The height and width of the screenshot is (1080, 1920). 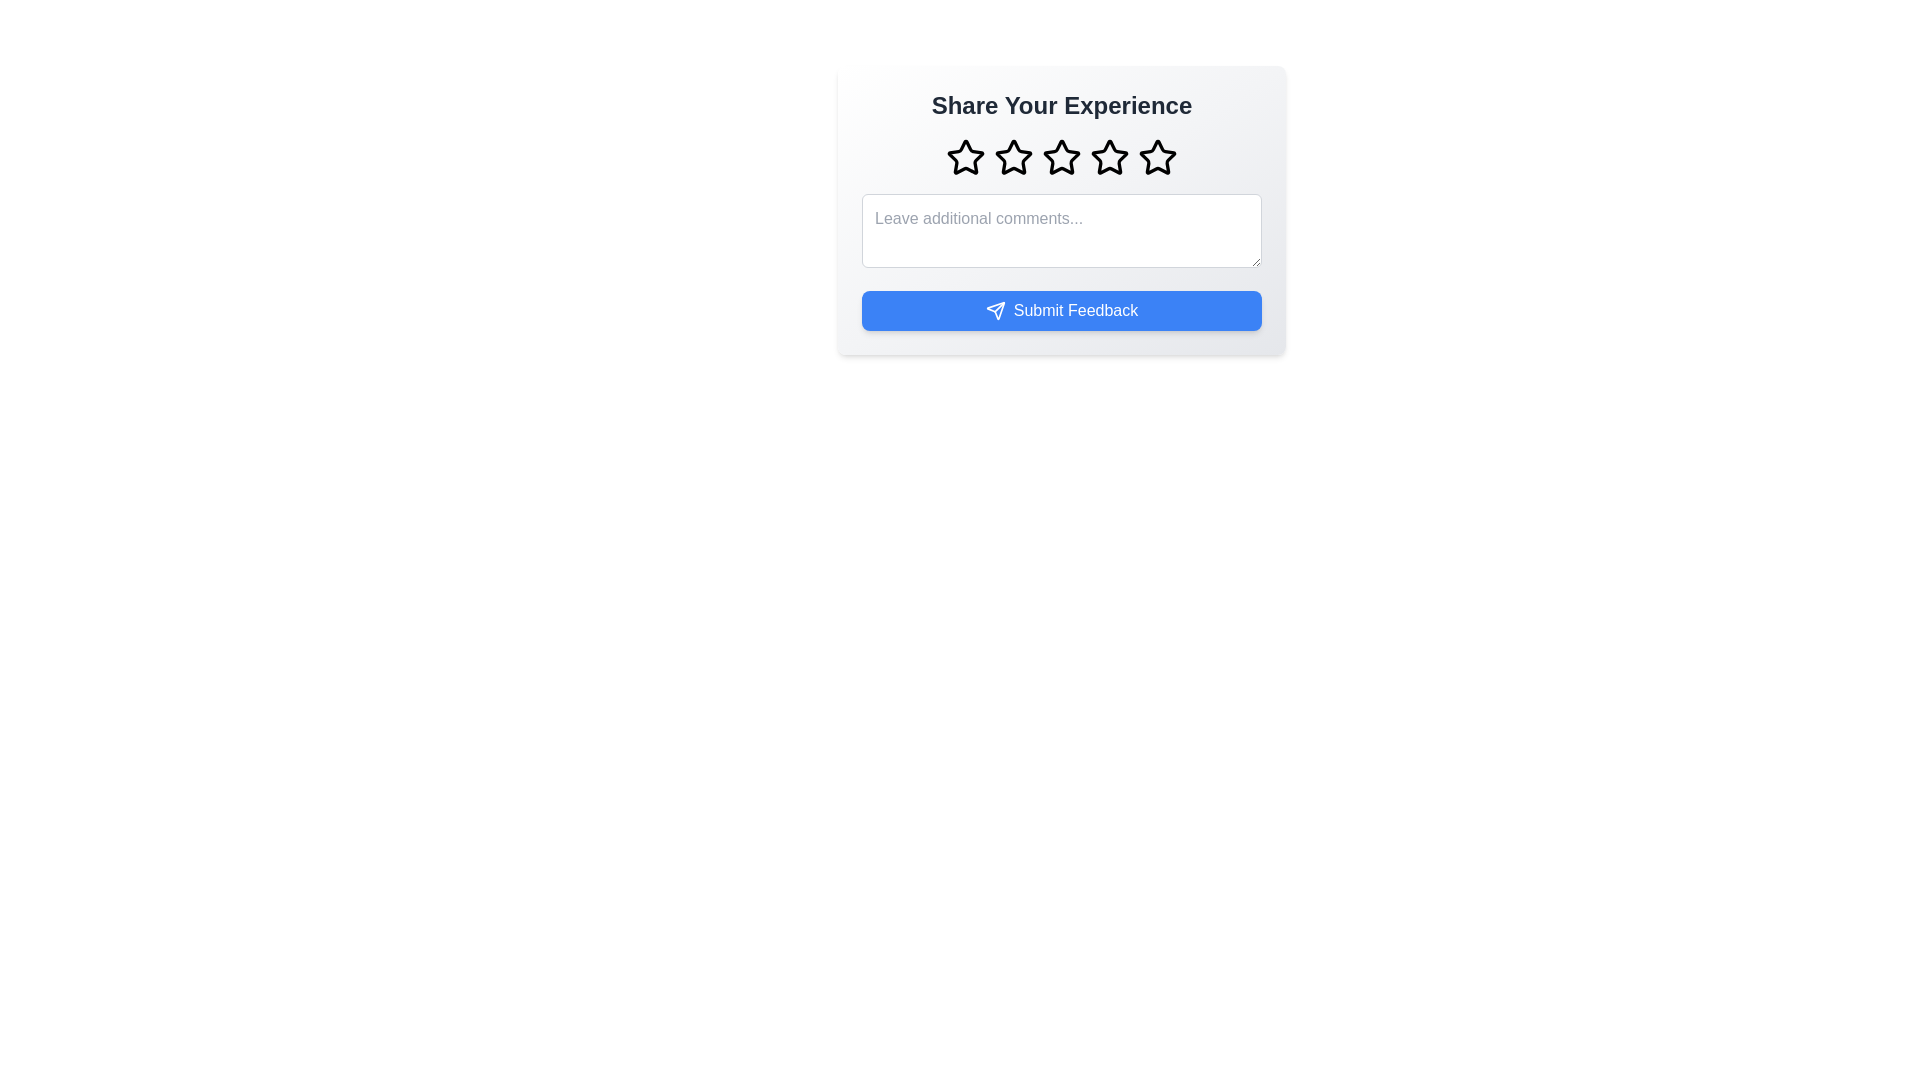 What do you see at coordinates (1060, 230) in the screenshot?
I see `the text input field with placeholder text 'Leave additional comments...' to focus on it` at bounding box center [1060, 230].